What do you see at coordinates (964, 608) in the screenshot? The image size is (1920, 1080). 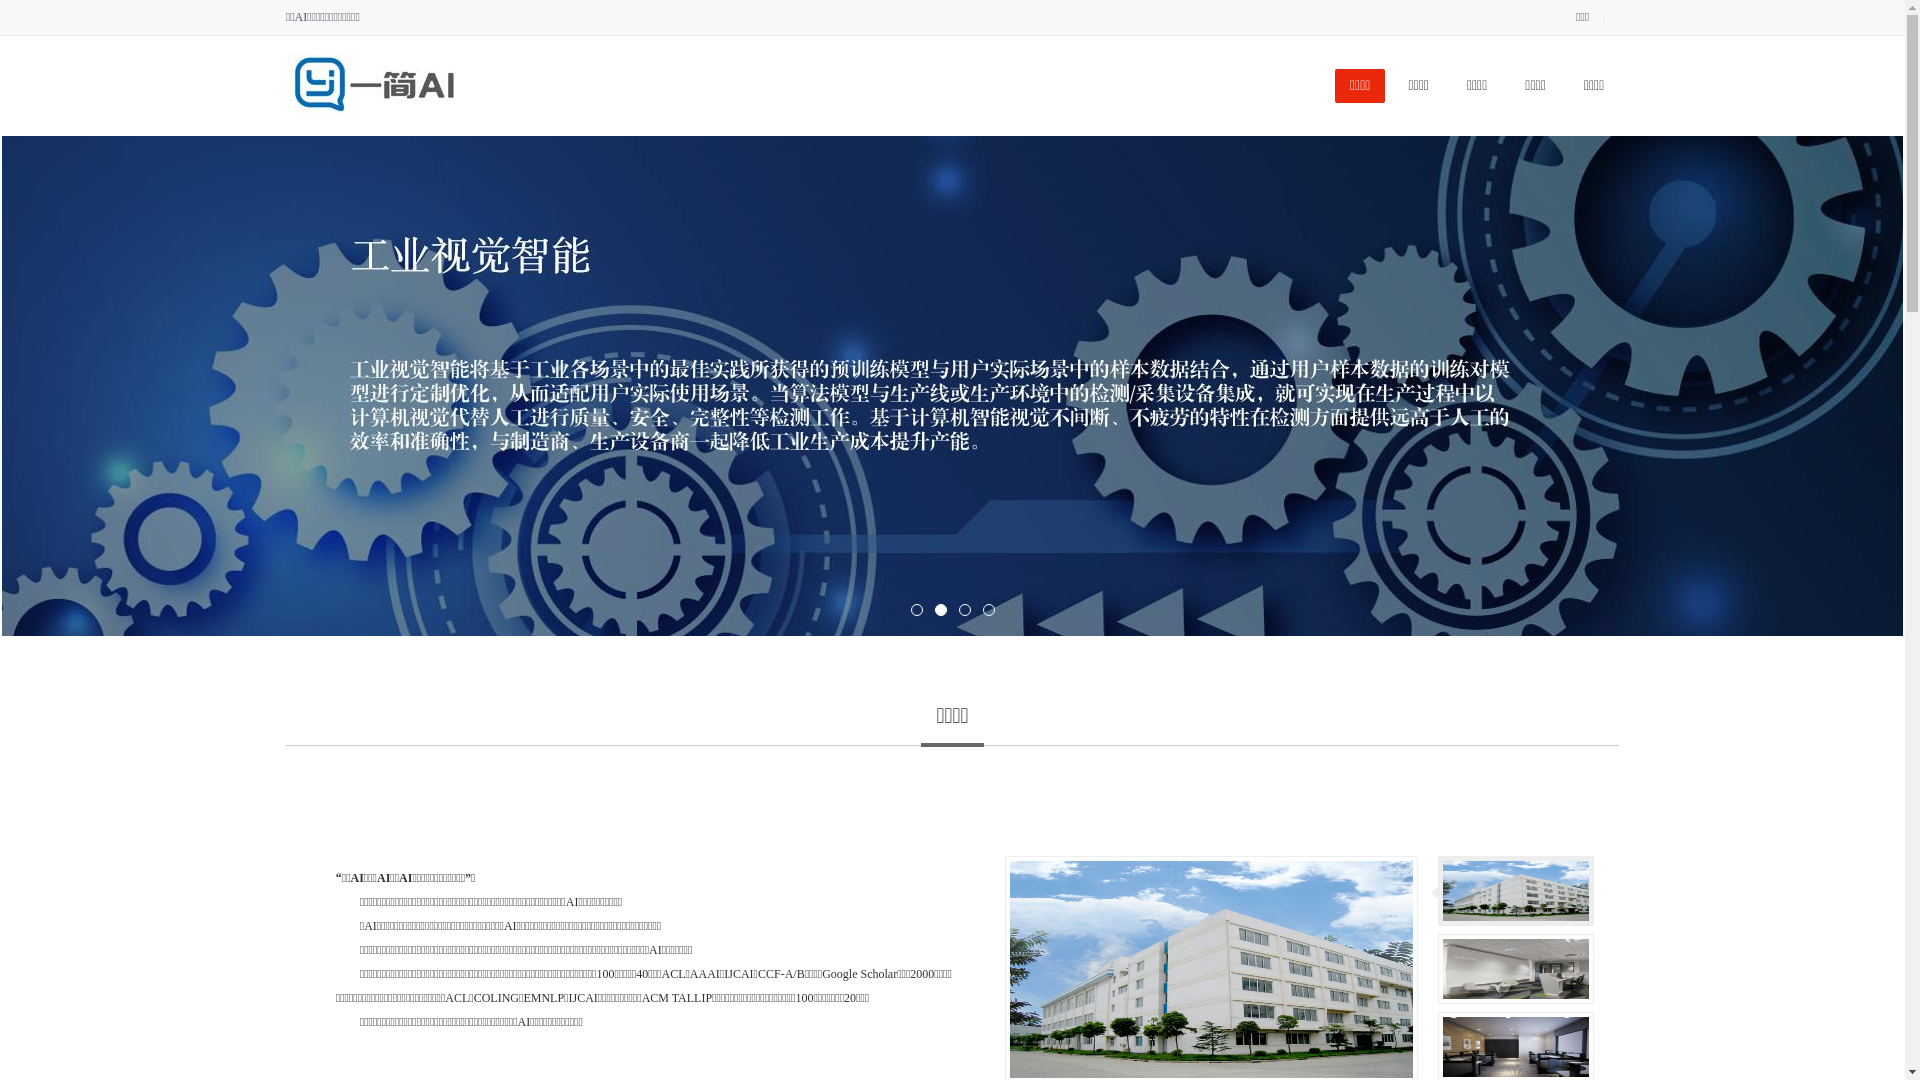 I see `'3'` at bounding box center [964, 608].